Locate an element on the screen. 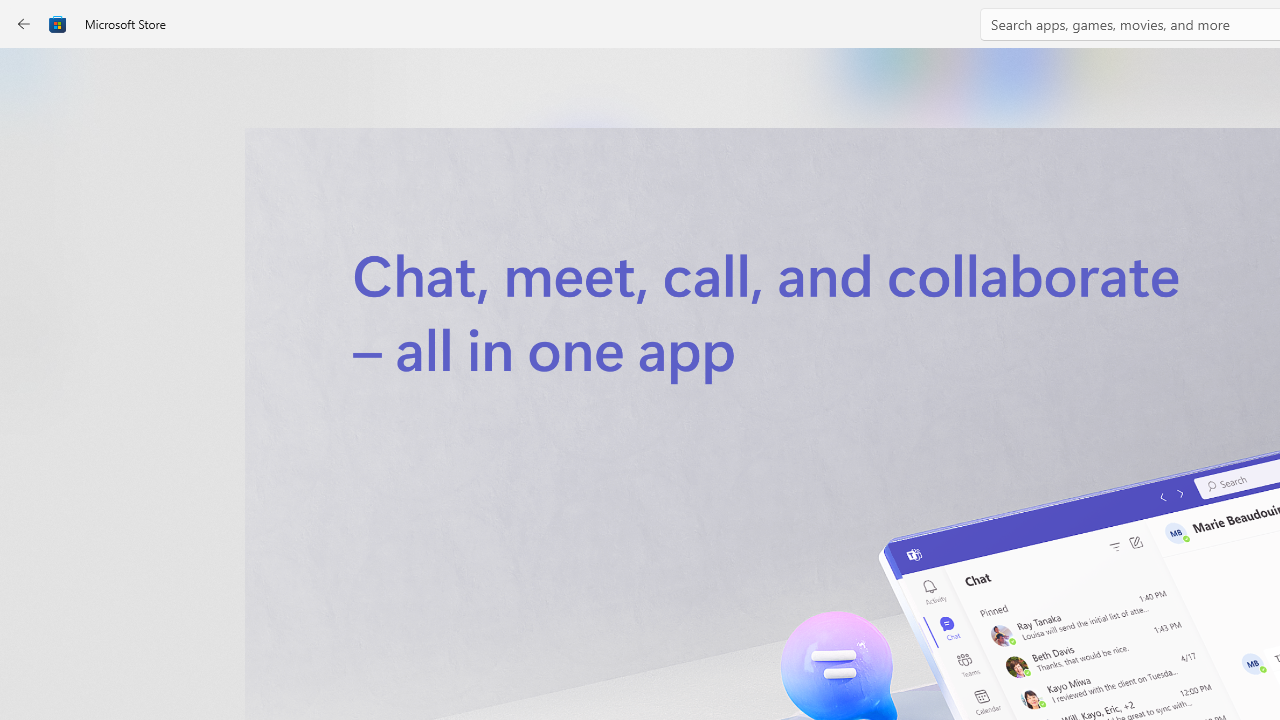 The image size is (1280, 720). 'Back' is located at coordinates (24, 24).